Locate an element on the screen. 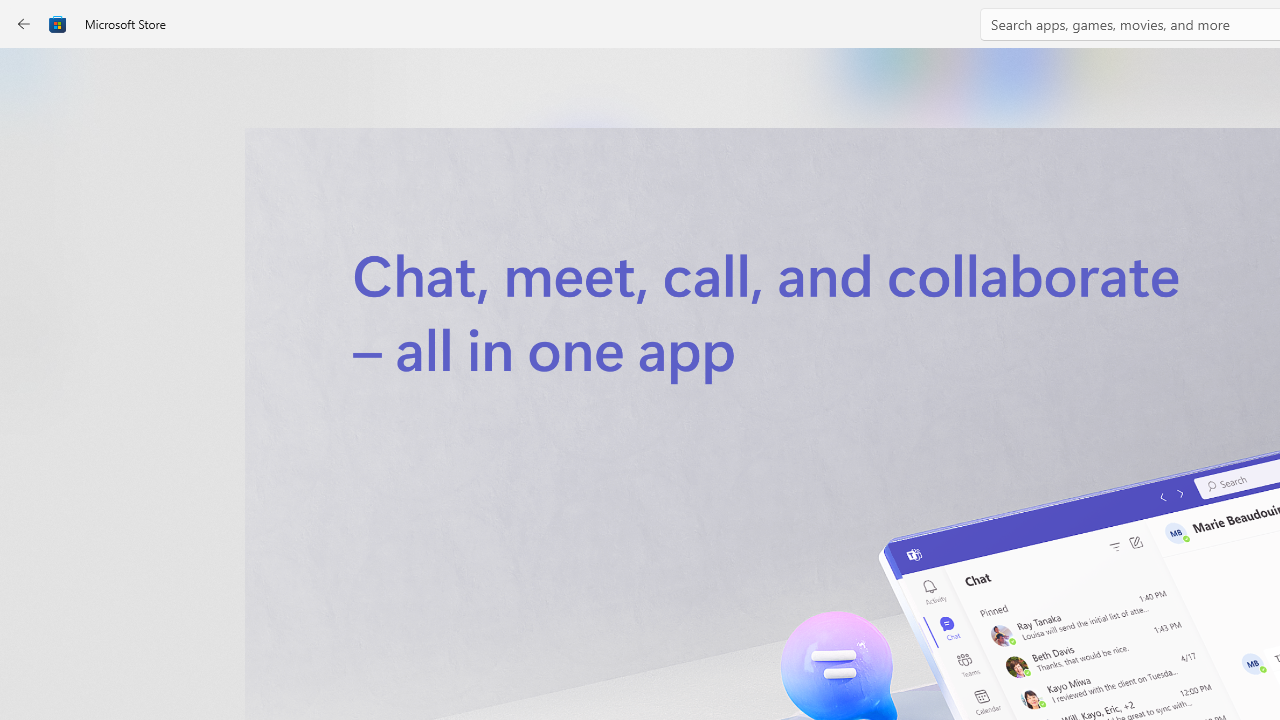 The image size is (1280, 720). 'Back' is located at coordinates (24, 24).